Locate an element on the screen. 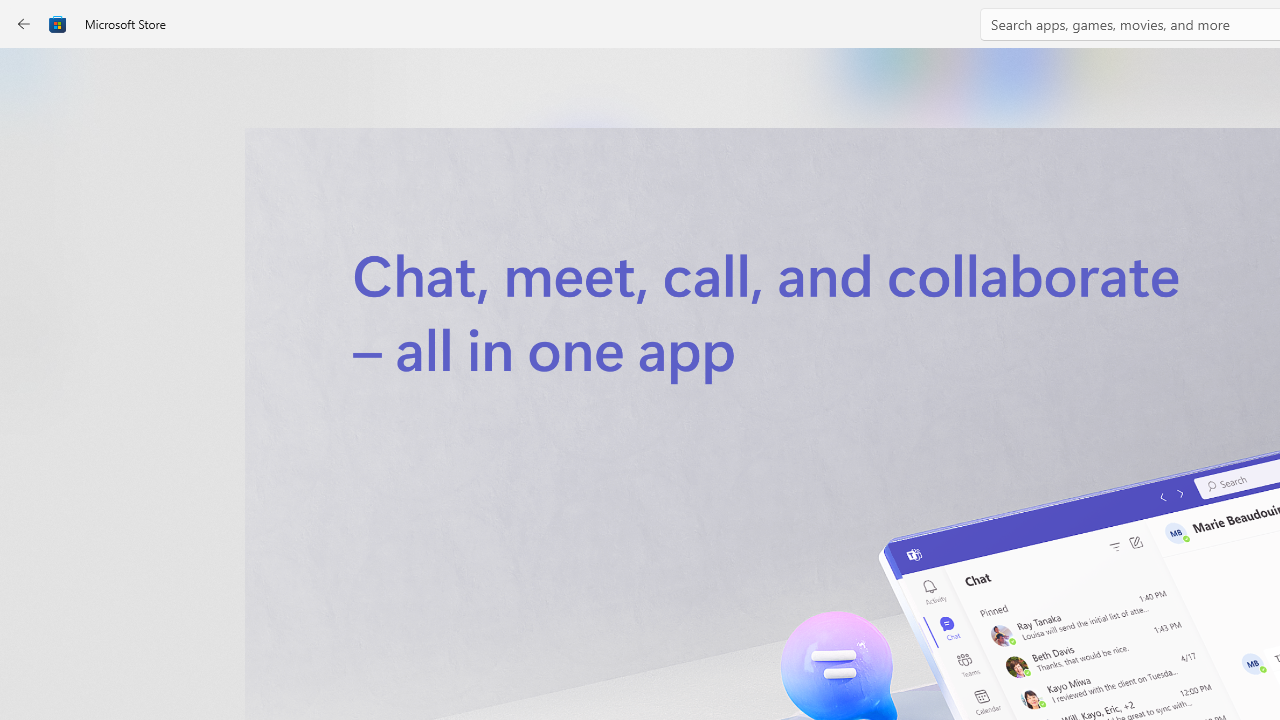 The image size is (1280, 720). 'Back' is located at coordinates (24, 24).